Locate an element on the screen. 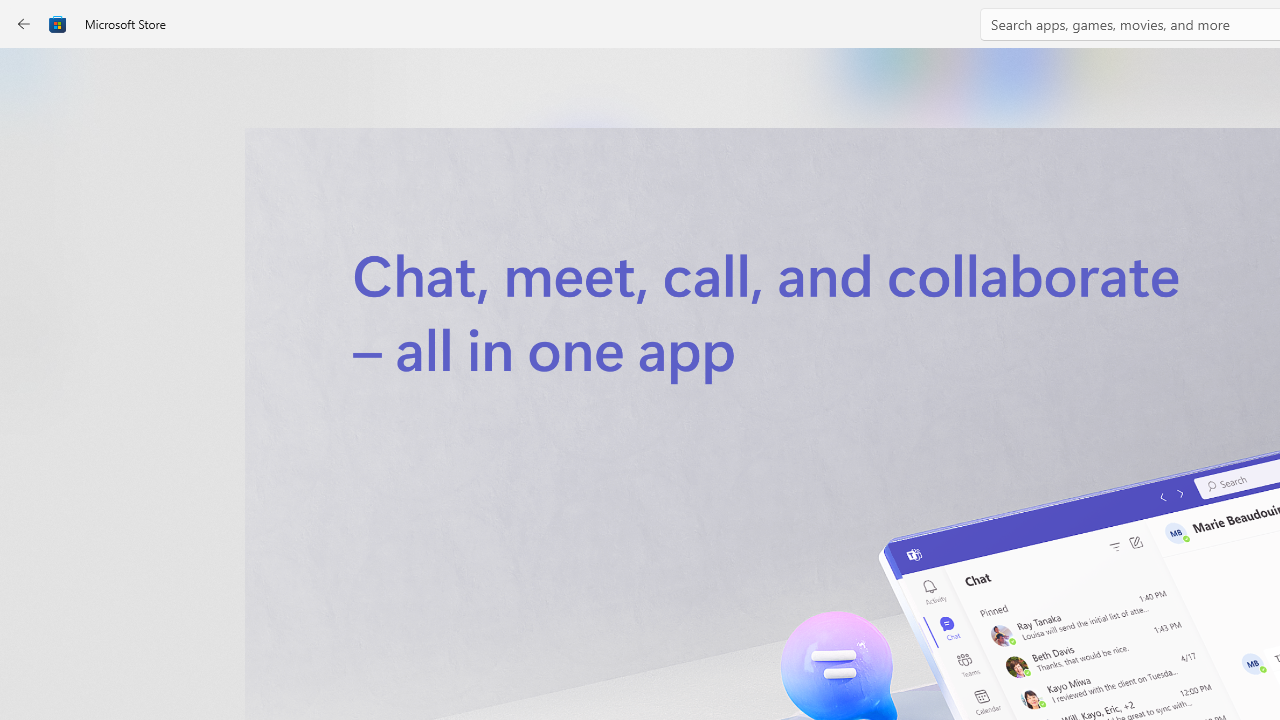 The image size is (1280, 720). 'Back' is located at coordinates (24, 24).